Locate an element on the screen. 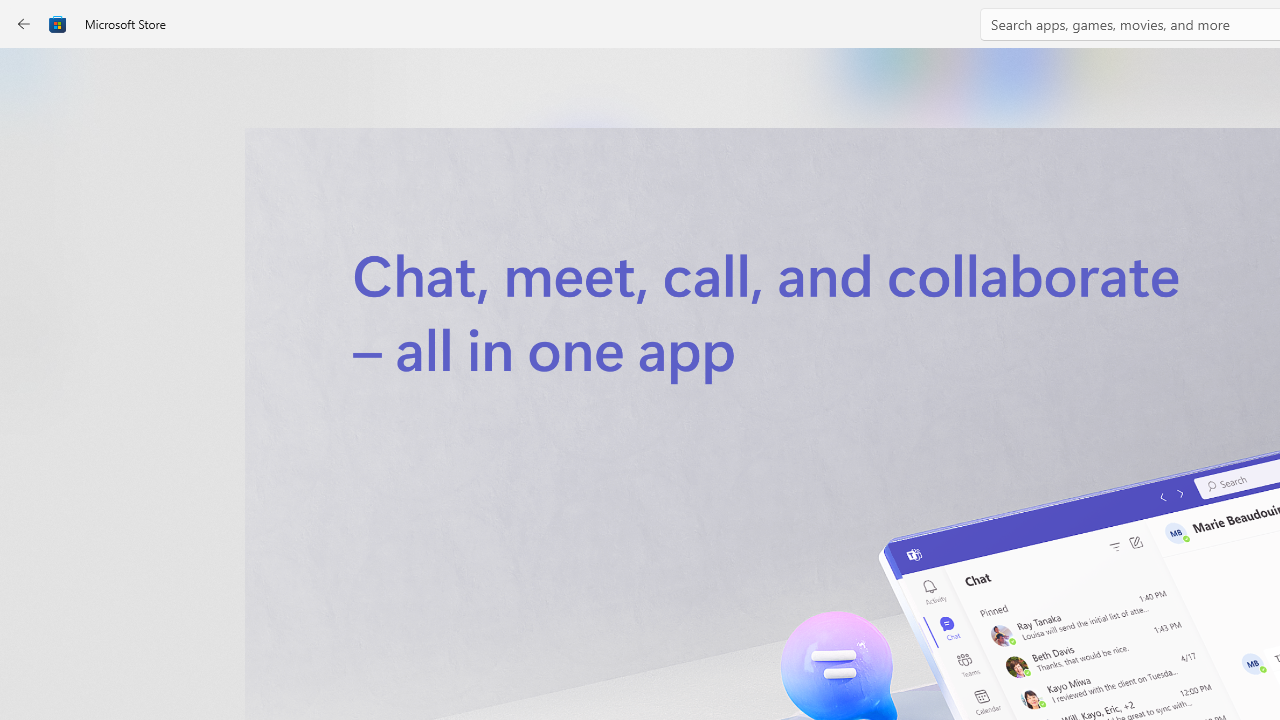 The image size is (1280, 720). 'Back' is located at coordinates (24, 24).